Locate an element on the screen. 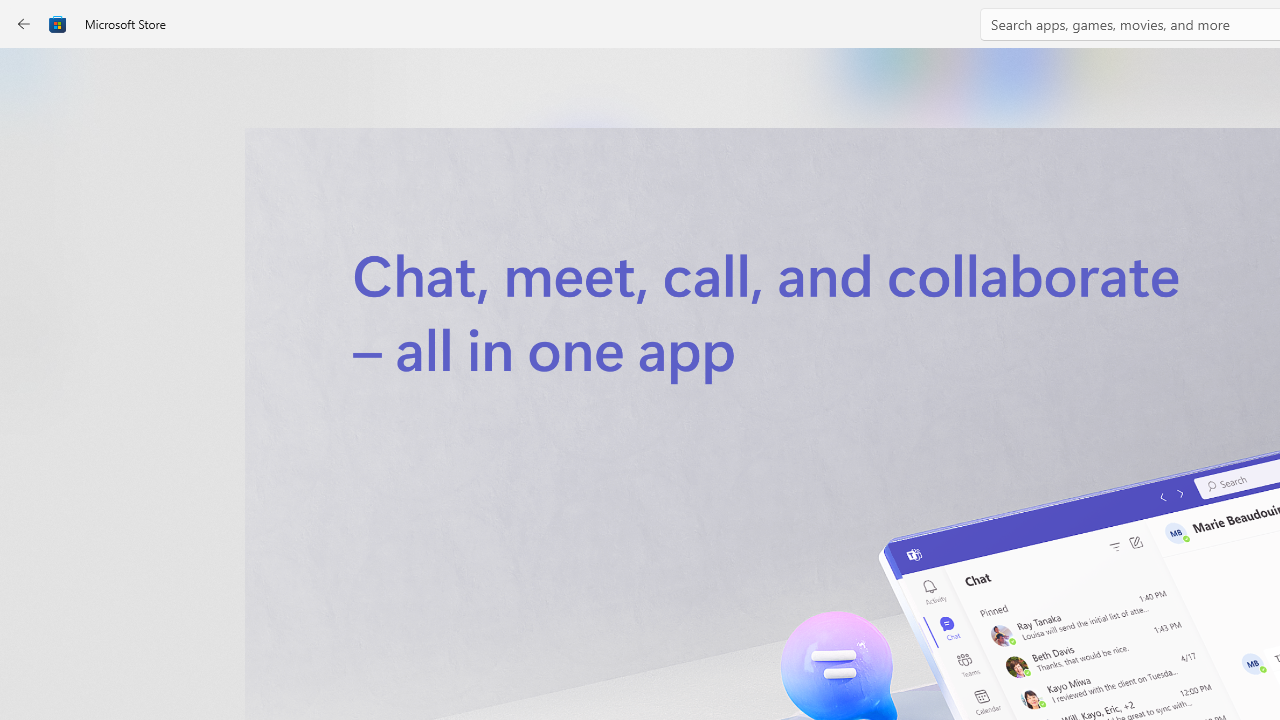 The image size is (1280, 720). 'Back' is located at coordinates (24, 24).